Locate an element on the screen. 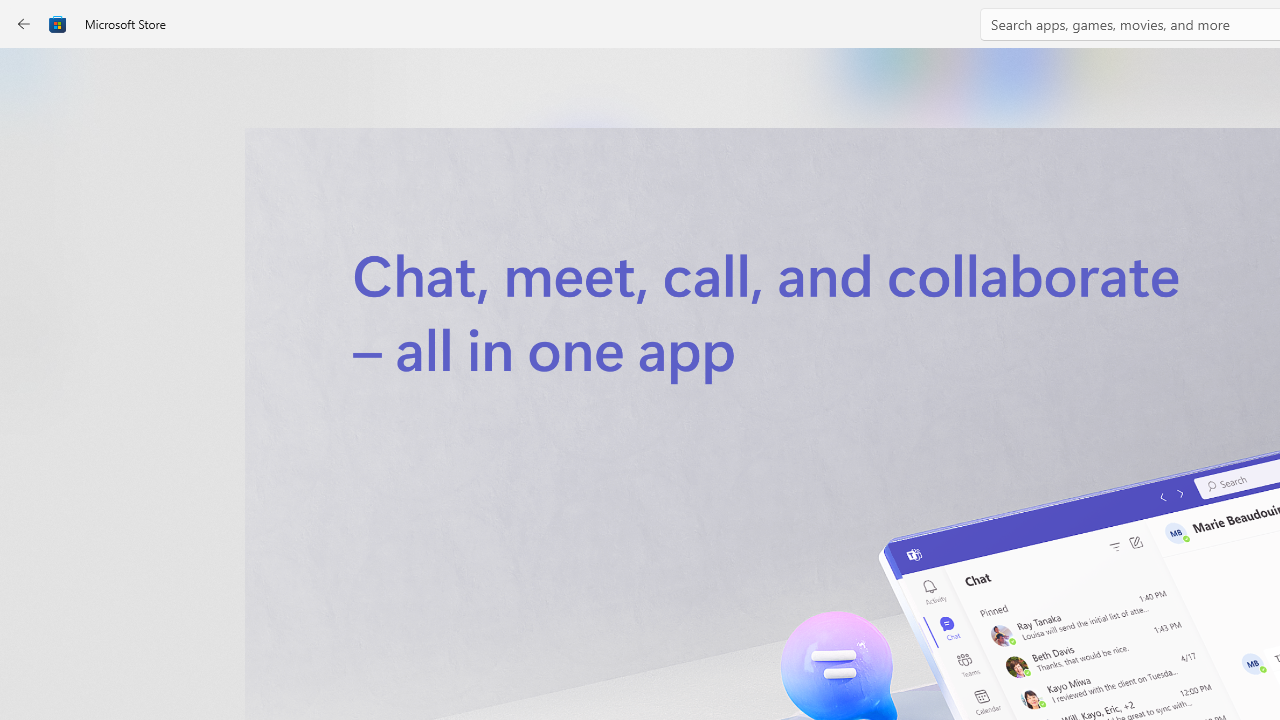 The image size is (1280, 720). 'Back' is located at coordinates (24, 24).